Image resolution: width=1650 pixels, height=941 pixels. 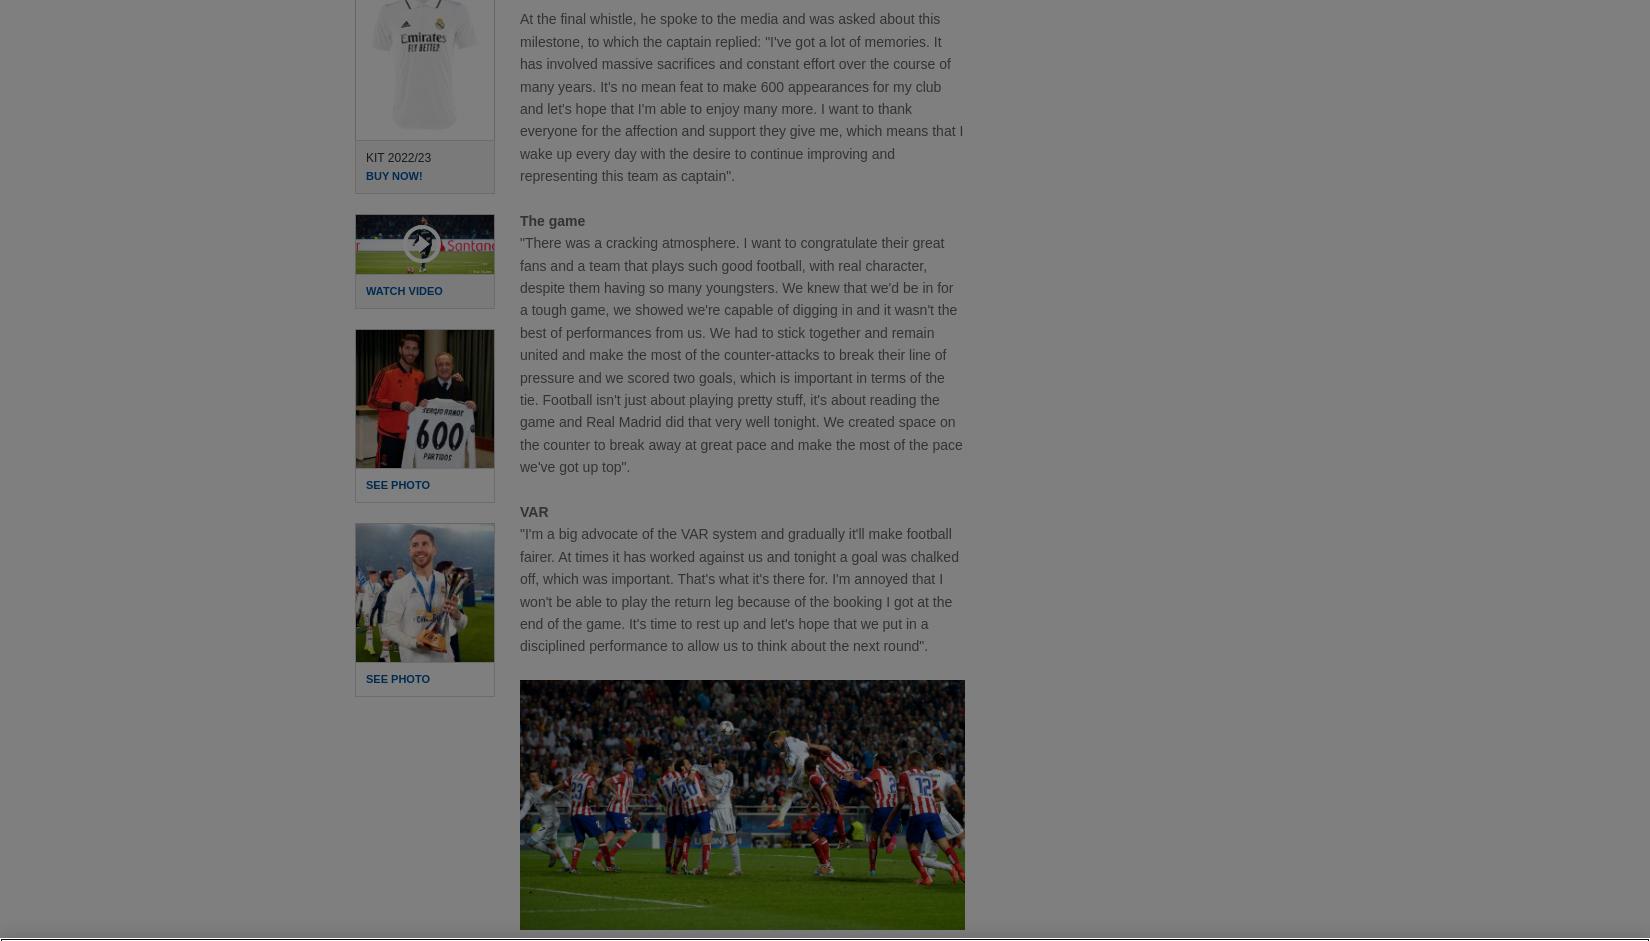 What do you see at coordinates (403, 290) in the screenshot?
I see `'Watch video'` at bounding box center [403, 290].